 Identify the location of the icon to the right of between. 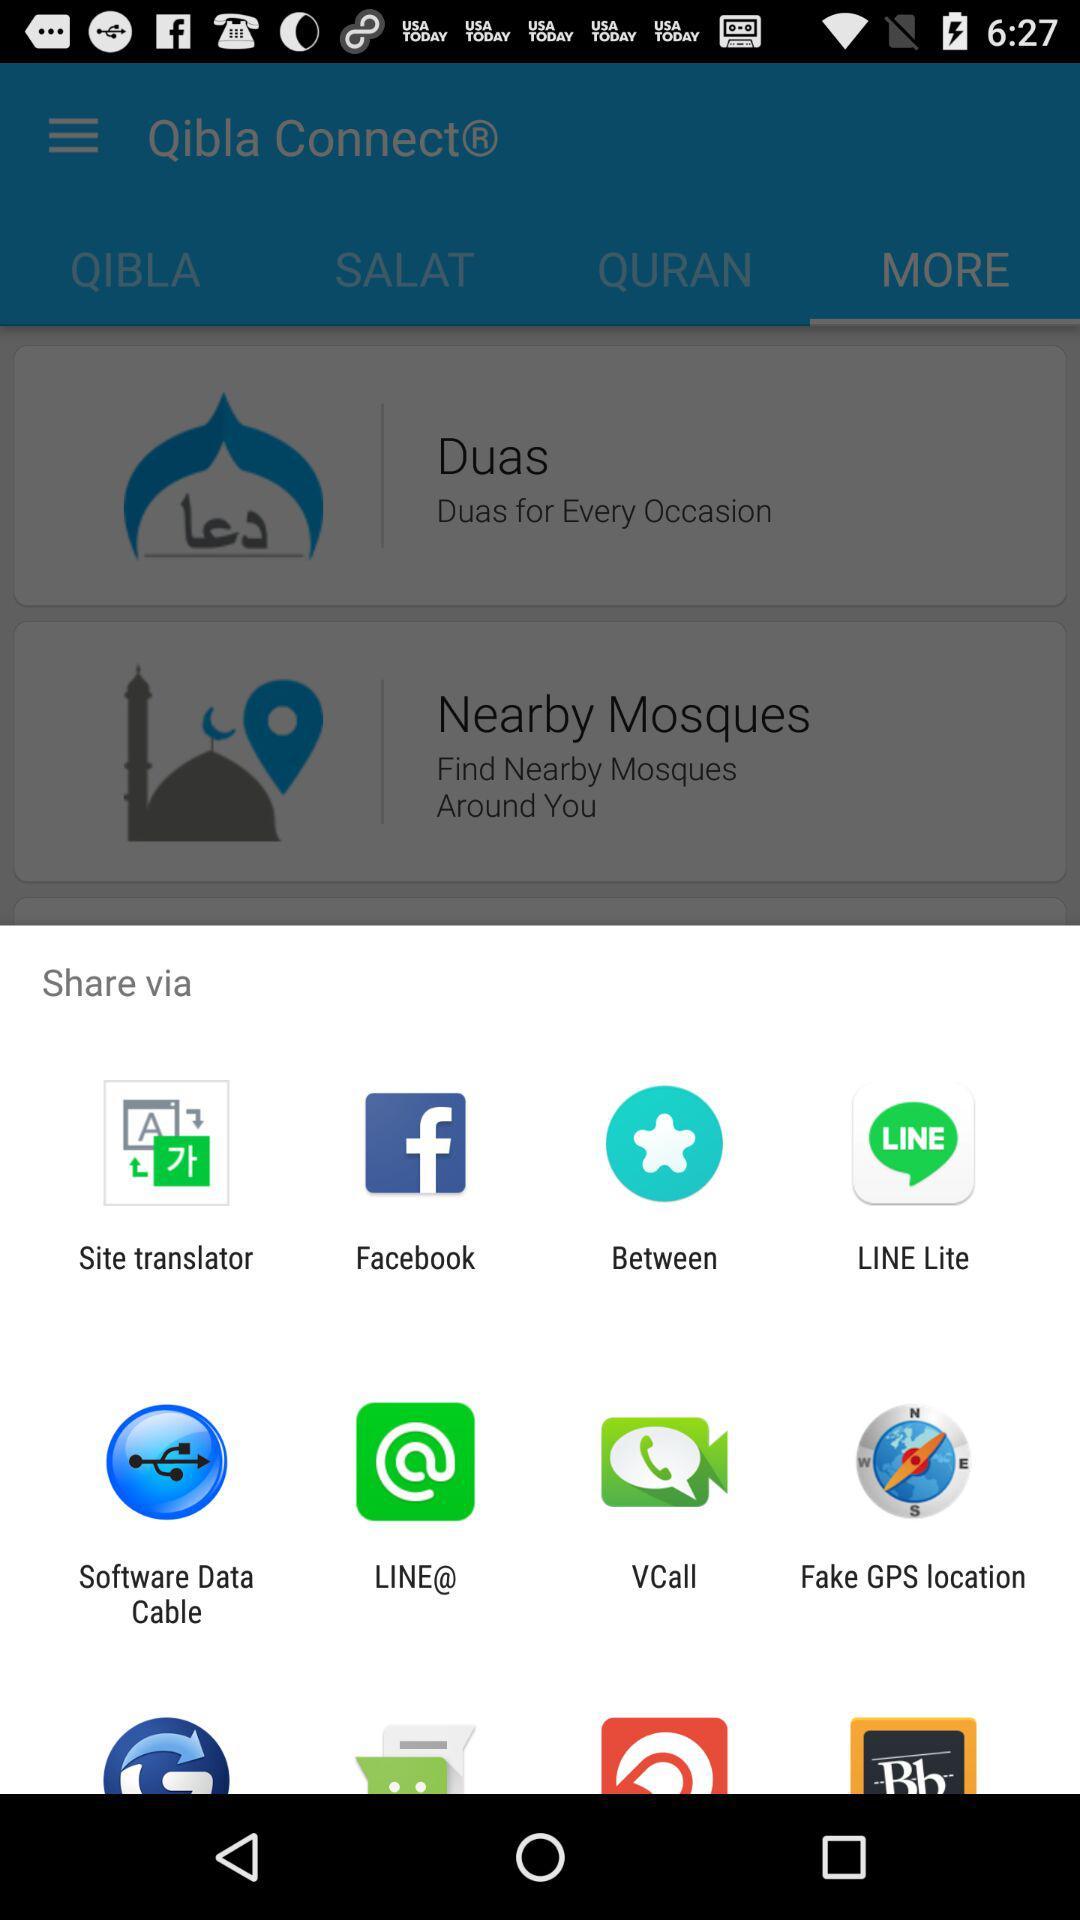
(913, 1274).